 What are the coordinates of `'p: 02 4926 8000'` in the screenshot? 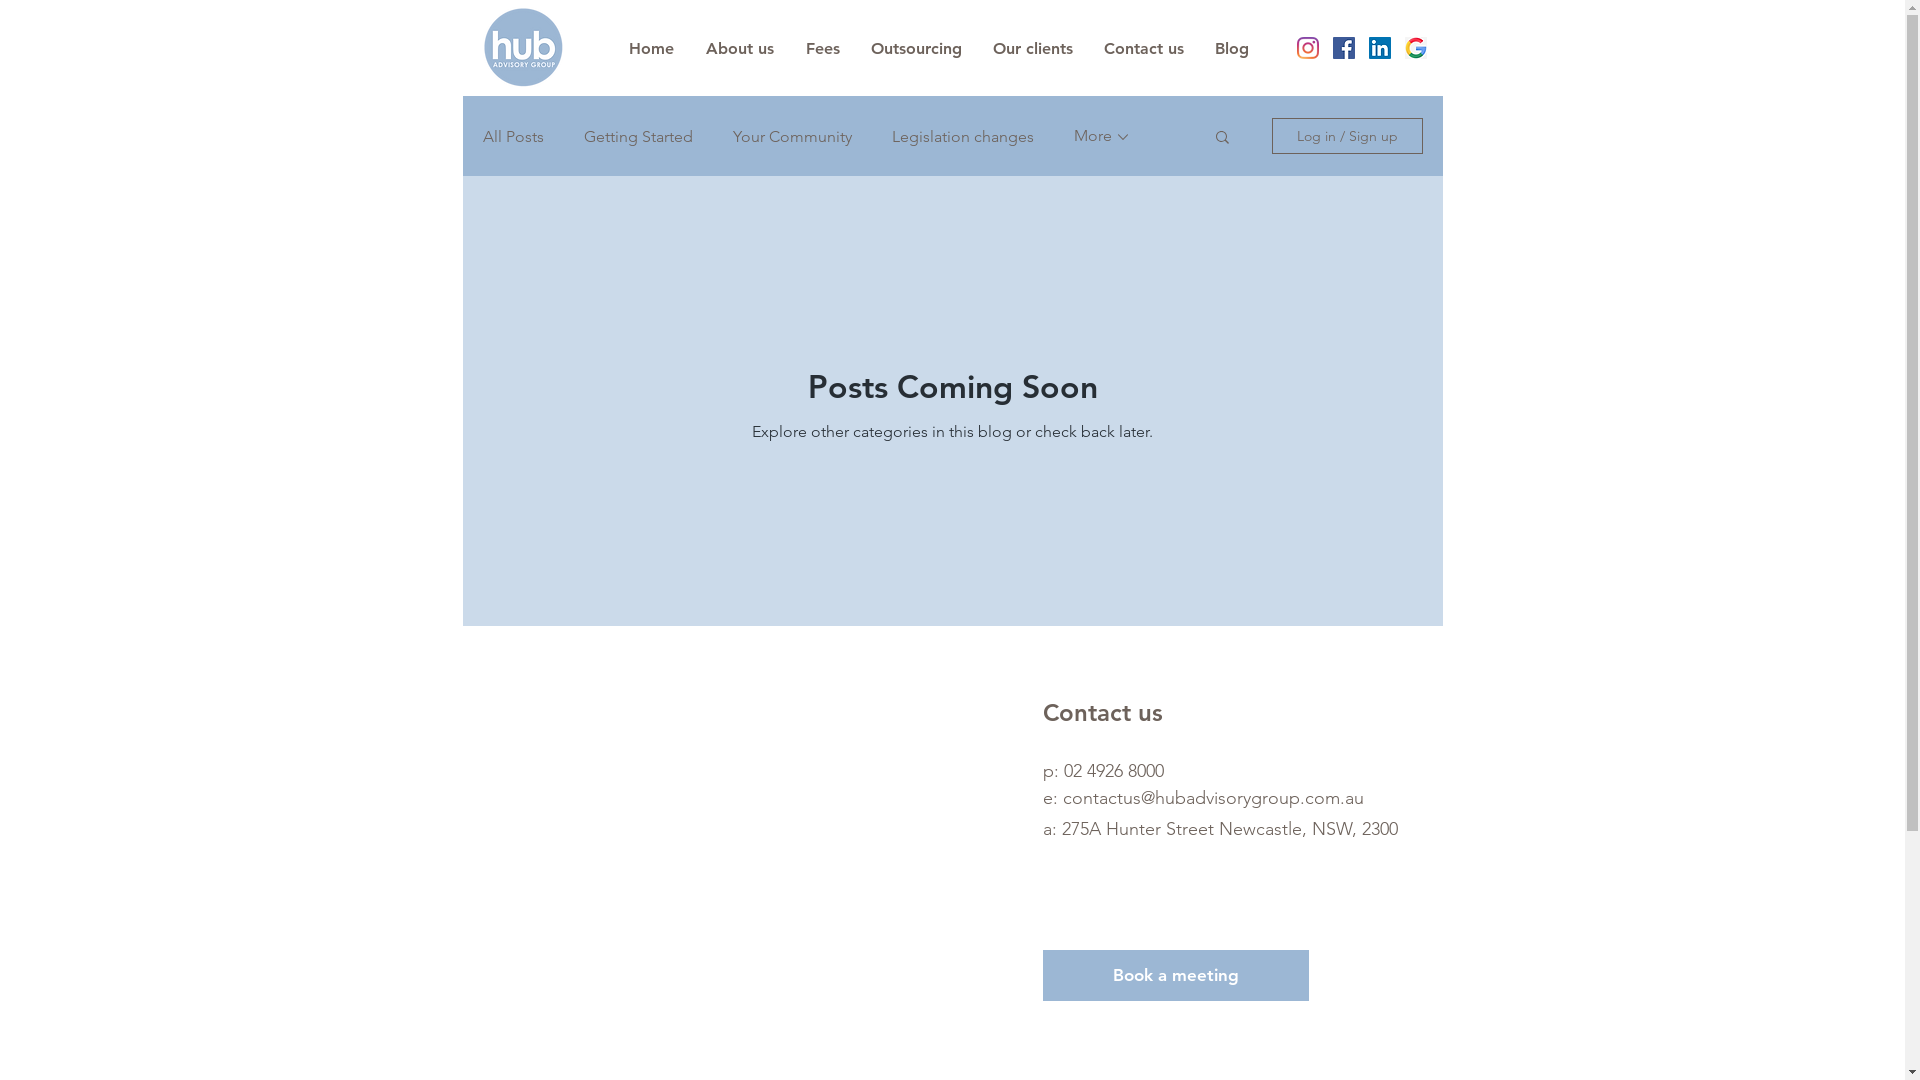 It's located at (1101, 770).